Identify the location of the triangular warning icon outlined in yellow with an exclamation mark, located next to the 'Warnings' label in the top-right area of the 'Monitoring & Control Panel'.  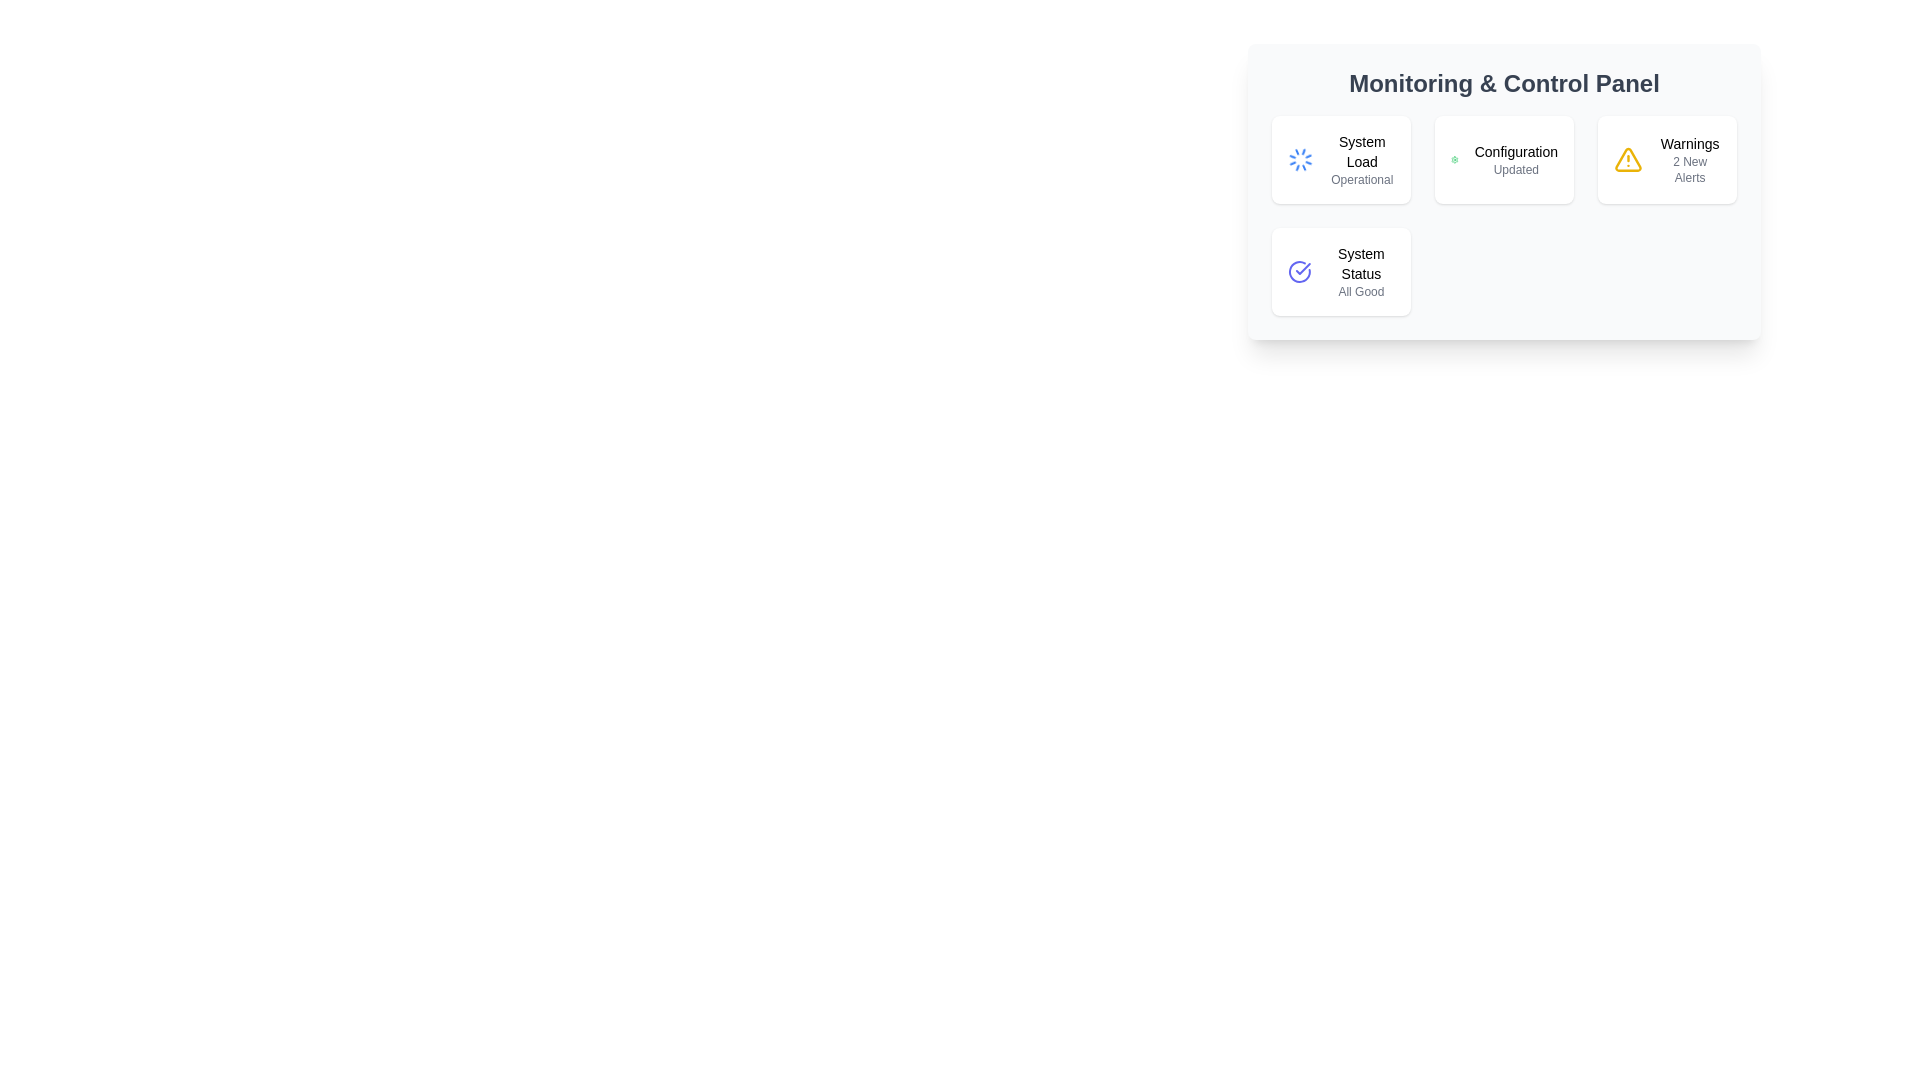
(1628, 158).